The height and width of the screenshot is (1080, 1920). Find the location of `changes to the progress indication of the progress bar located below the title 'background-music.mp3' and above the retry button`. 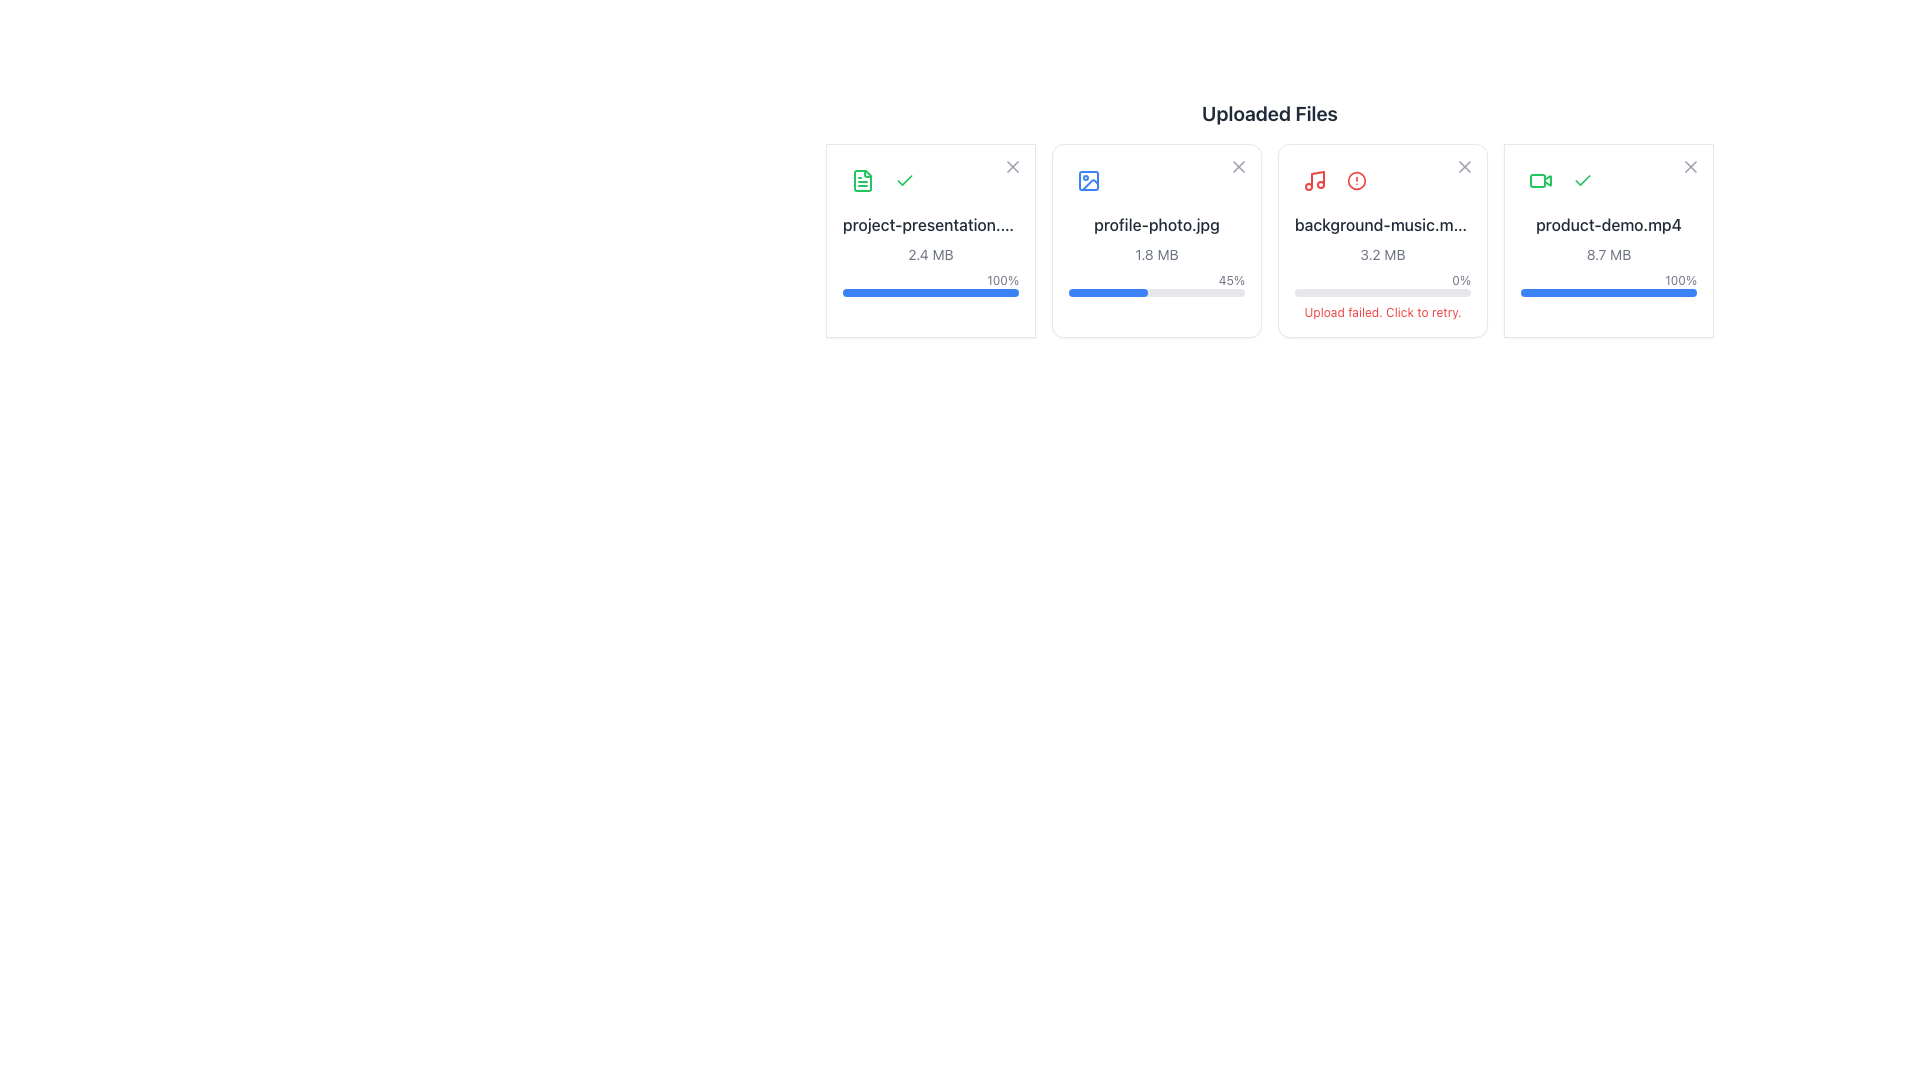

changes to the progress indication of the progress bar located below the title 'background-music.mp3' and above the retry button is located at coordinates (1381, 293).